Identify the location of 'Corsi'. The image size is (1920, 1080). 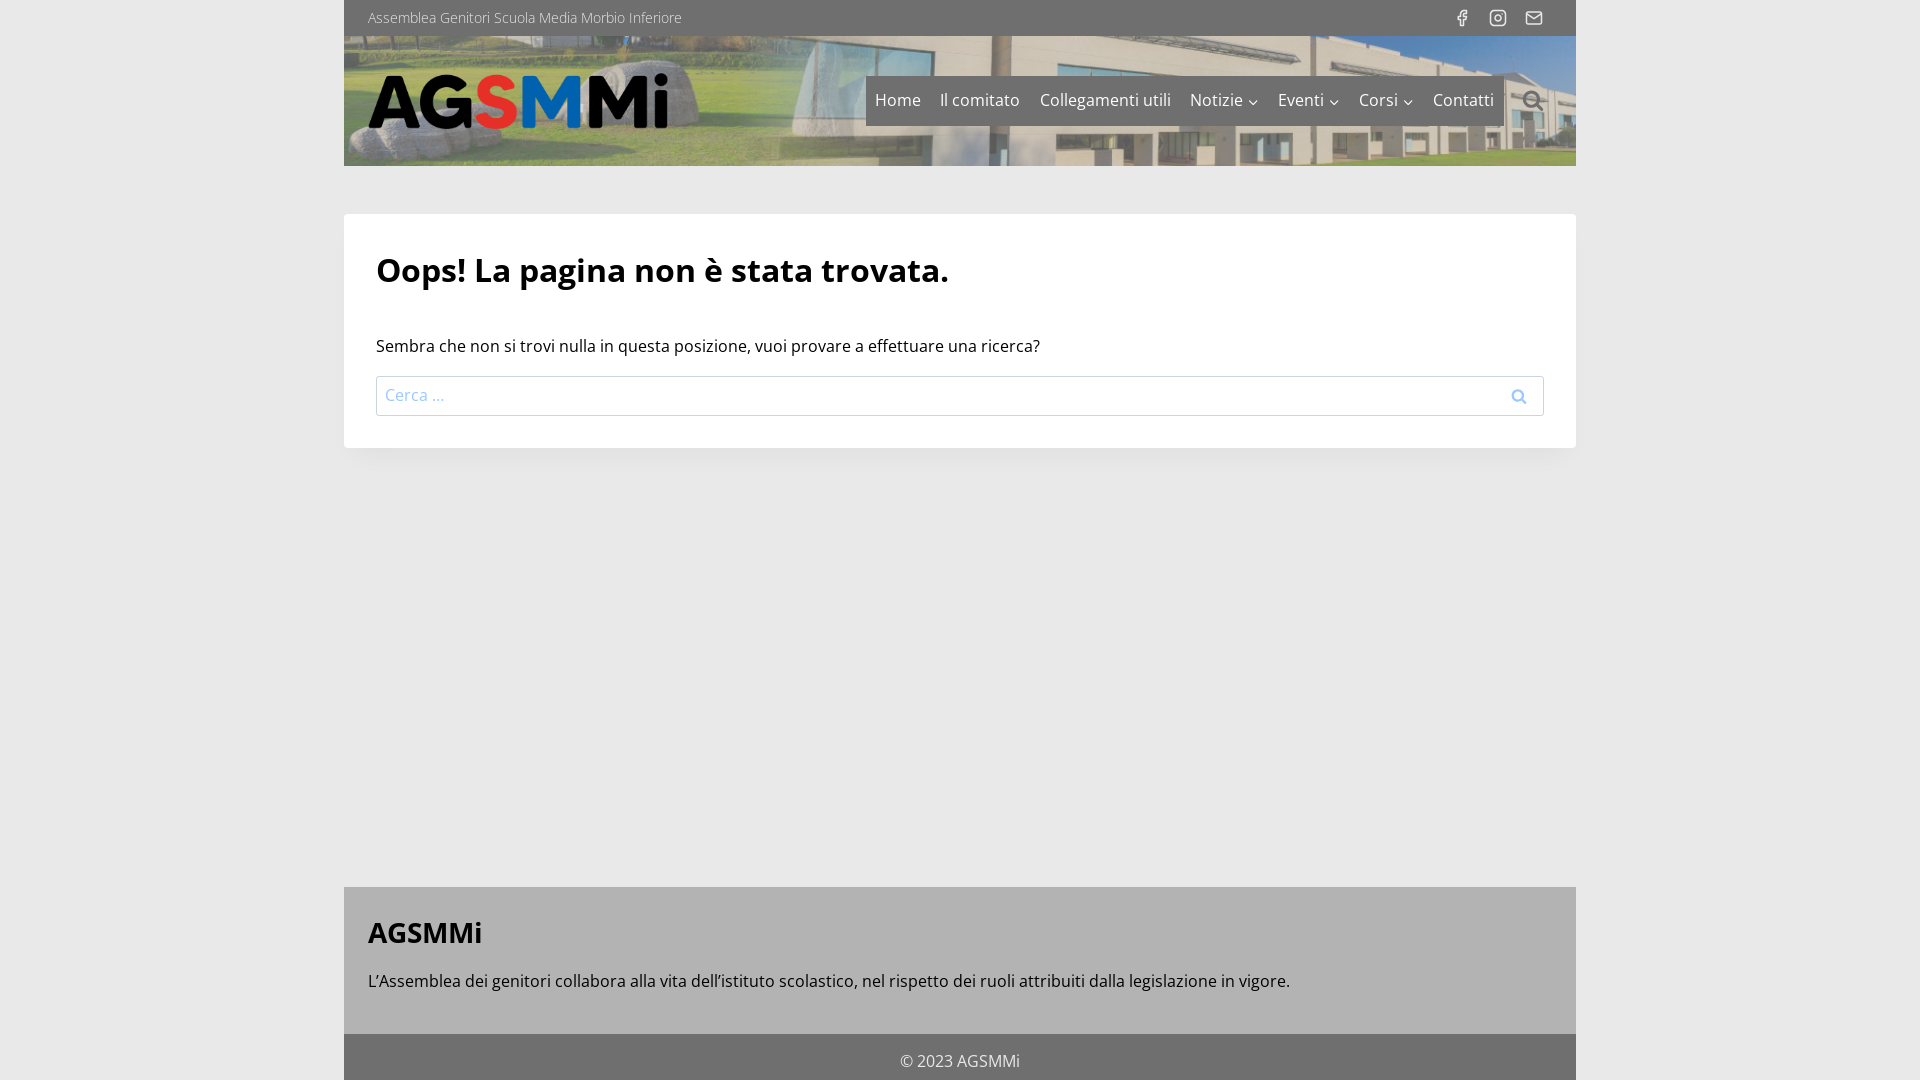
(1386, 100).